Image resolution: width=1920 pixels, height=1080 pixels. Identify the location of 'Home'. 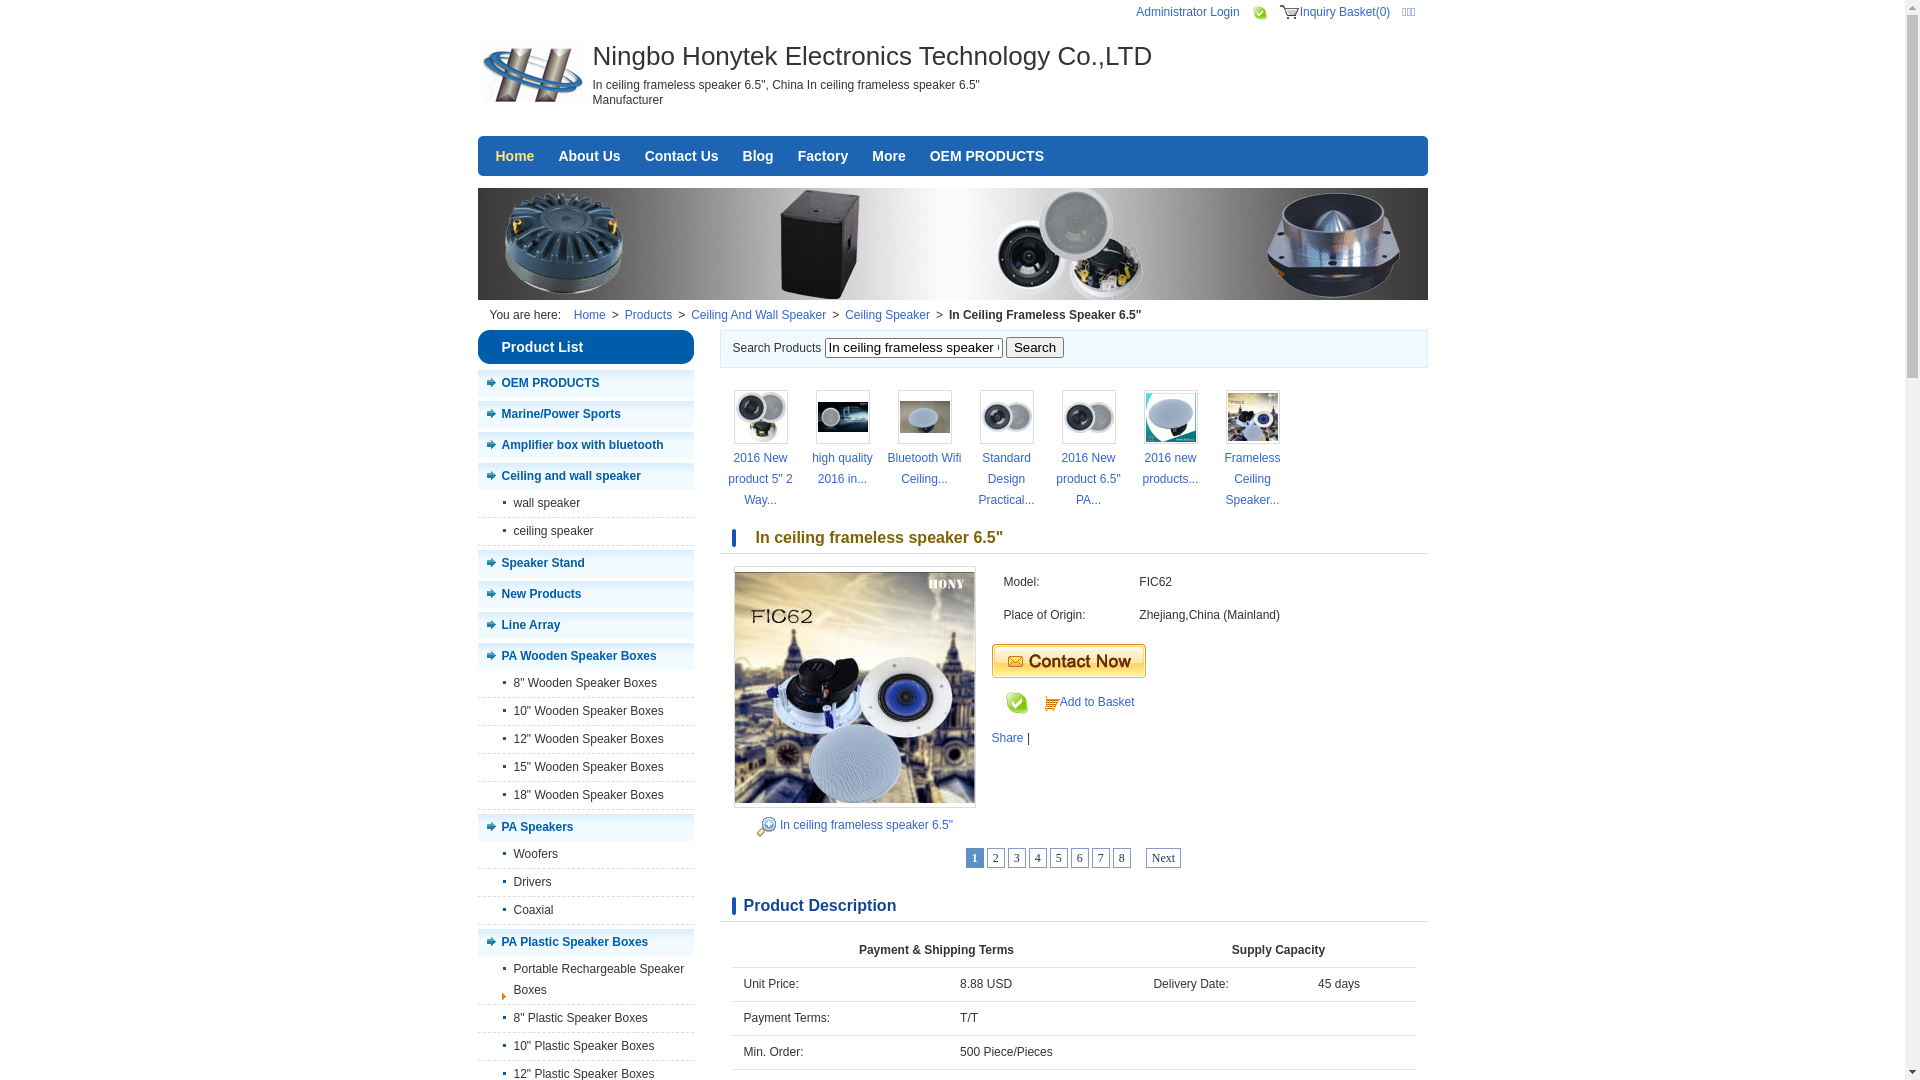
(515, 154).